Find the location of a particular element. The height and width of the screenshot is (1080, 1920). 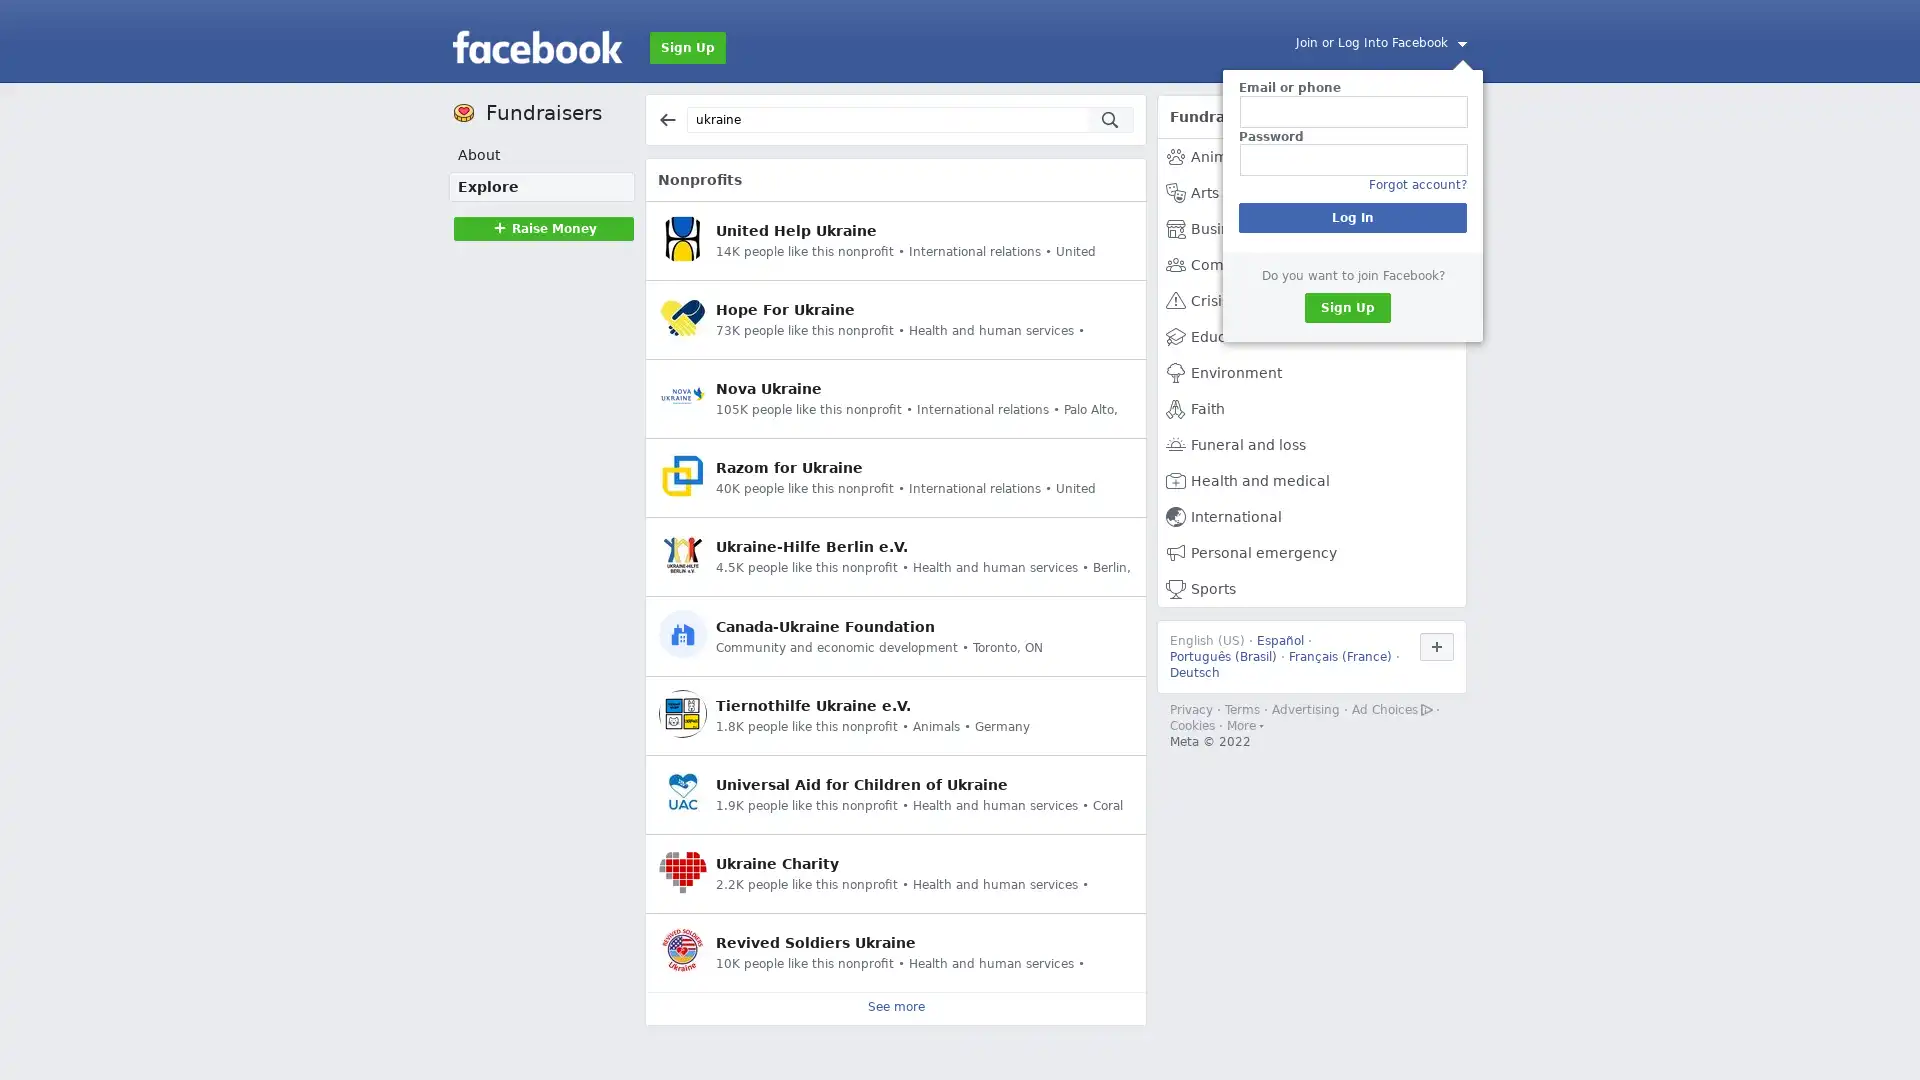

Log In is located at coordinates (1353, 218).